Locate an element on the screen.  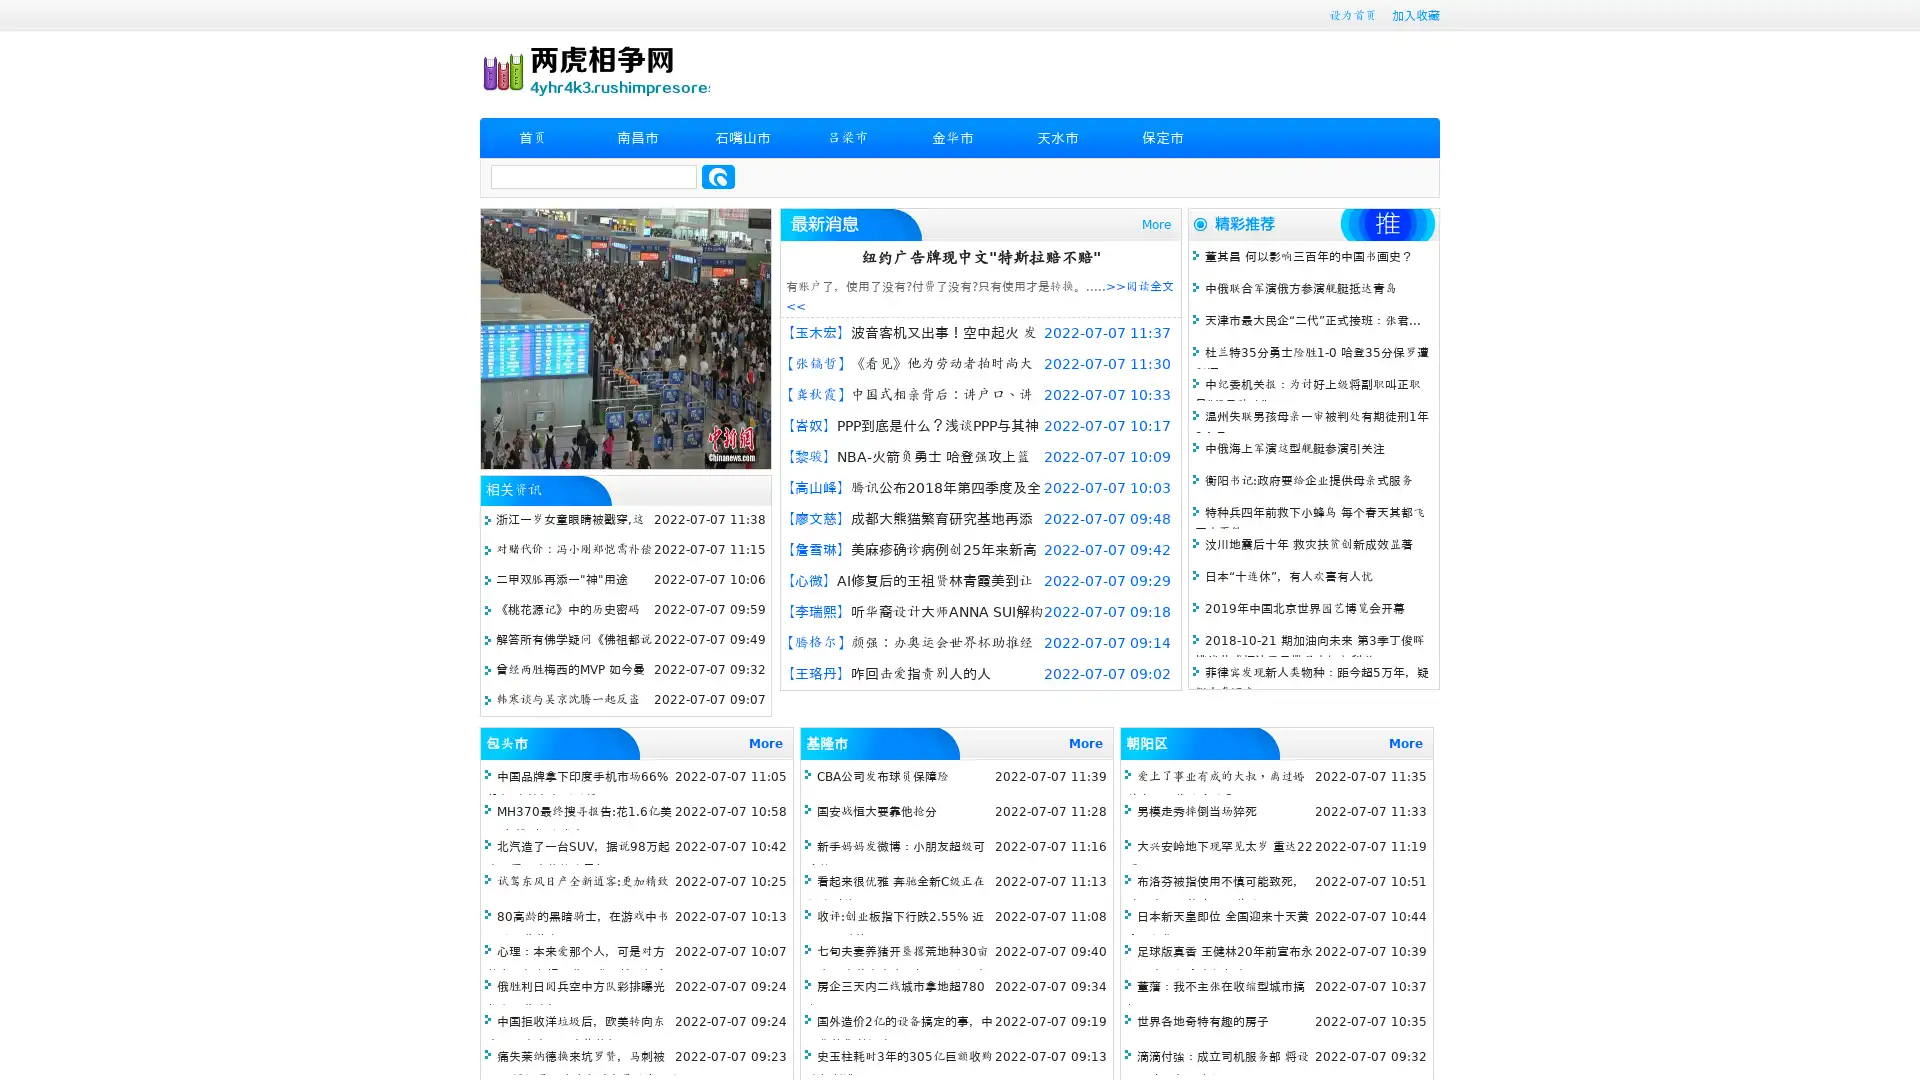
Search is located at coordinates (718, 176).